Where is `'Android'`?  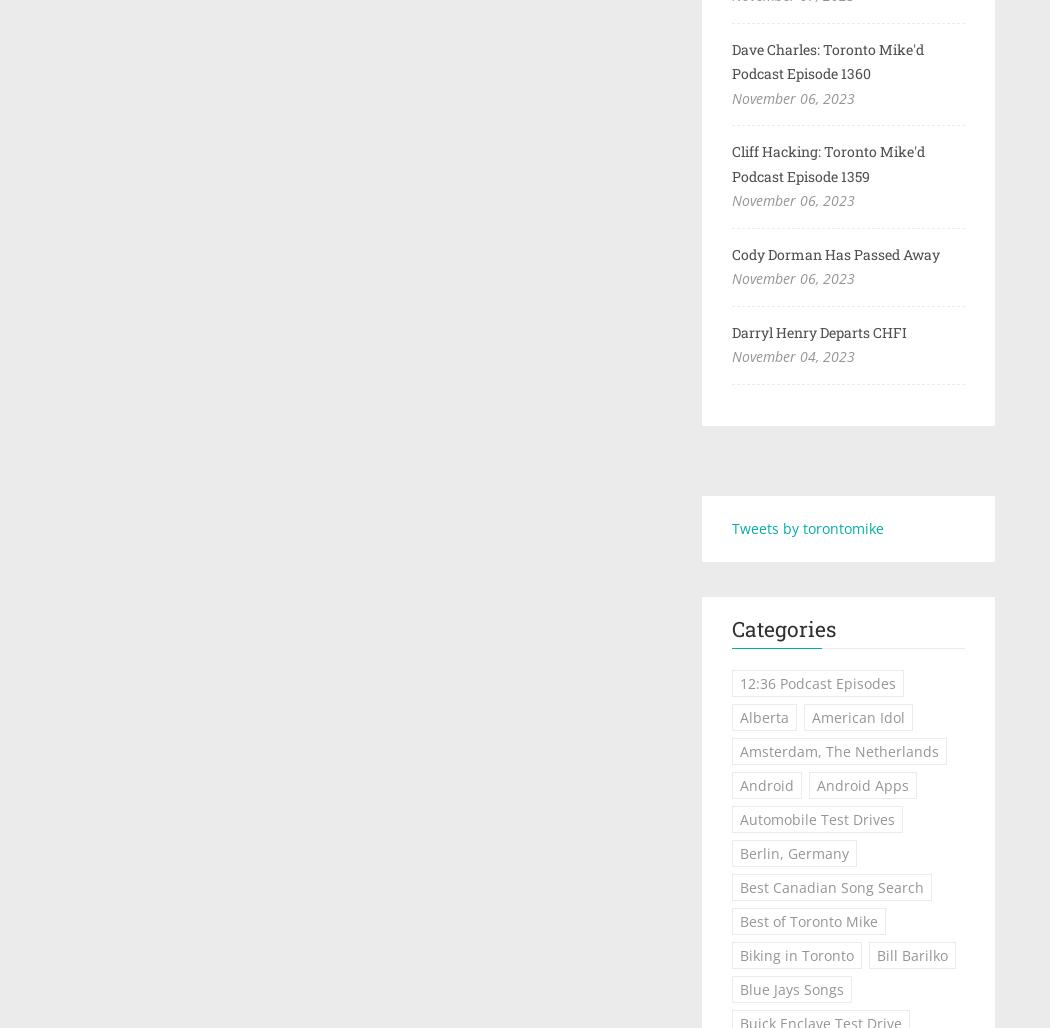 'Android' is located at coordinates (765, 785).